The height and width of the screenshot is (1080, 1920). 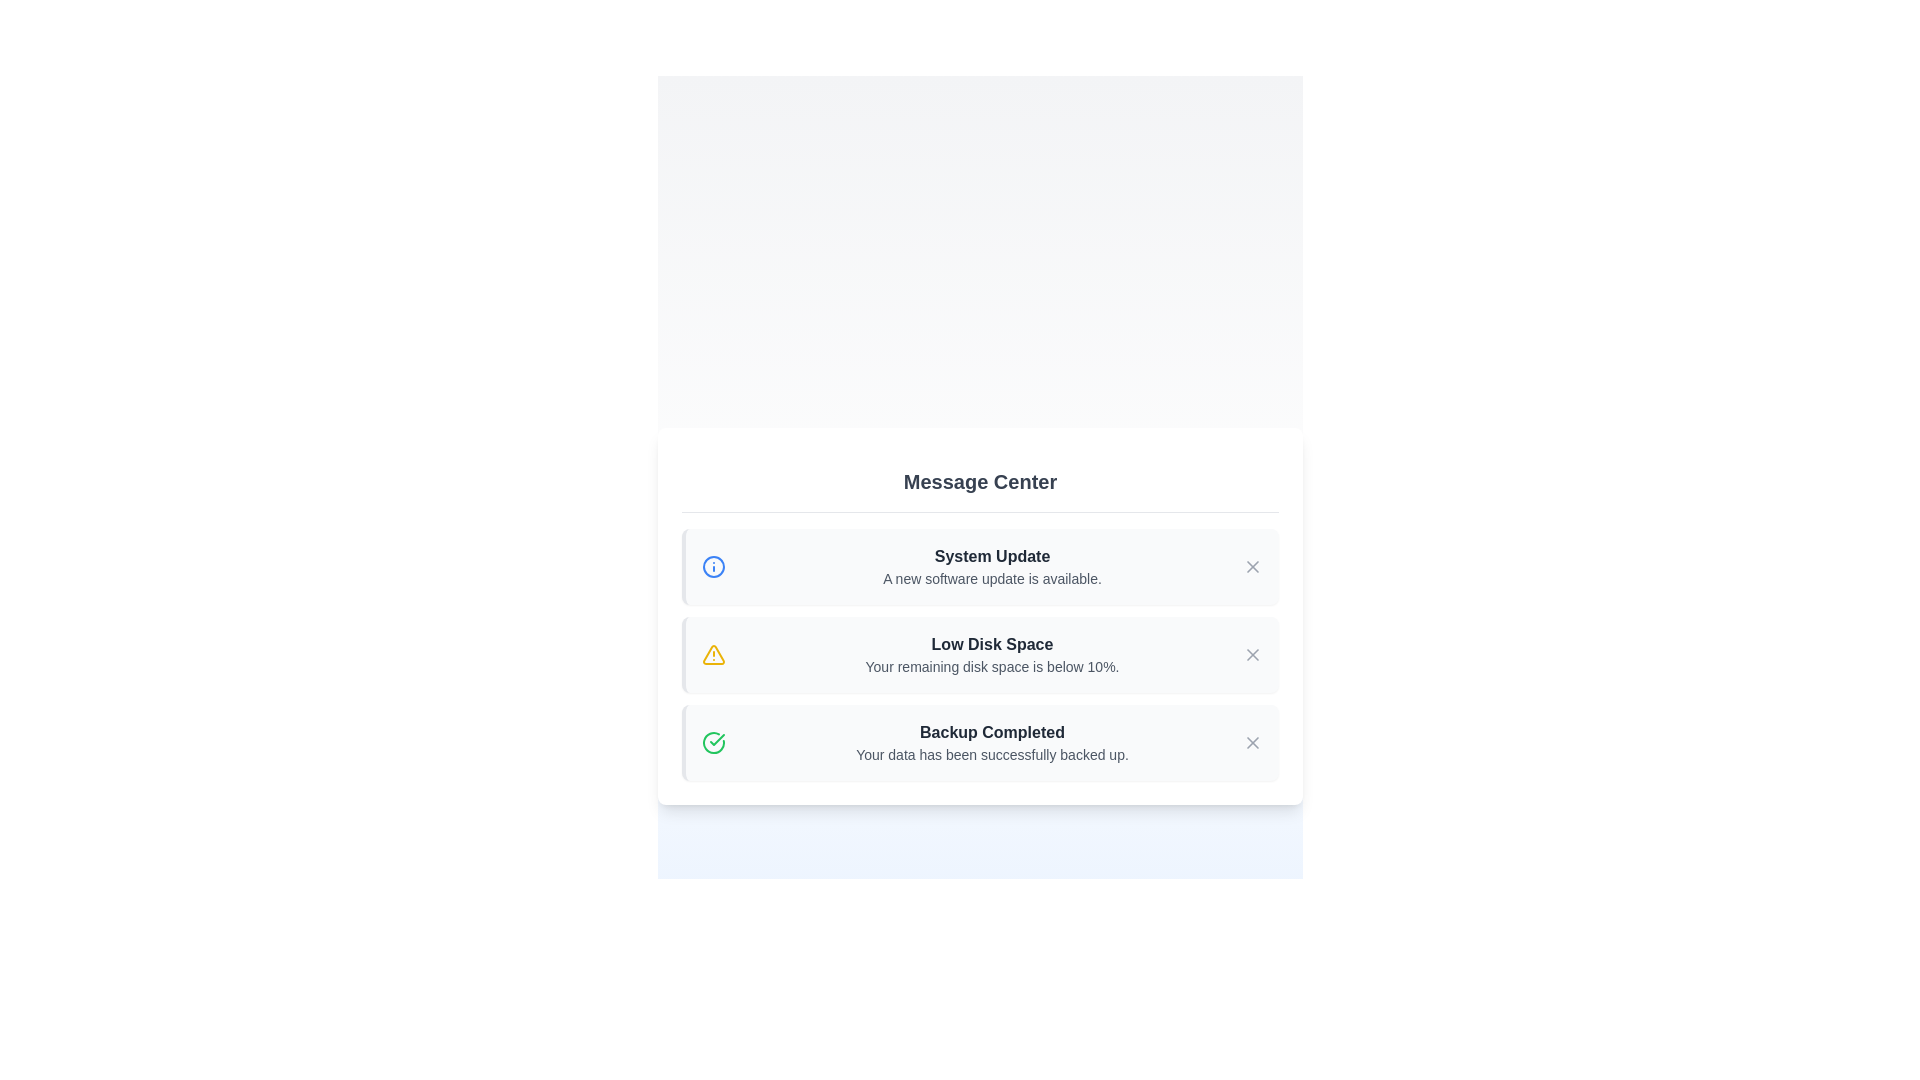 I want to click on the 'X' button located at the top-right corner of the 'Backup Completed' notification card, so click(x=1251, y=742).